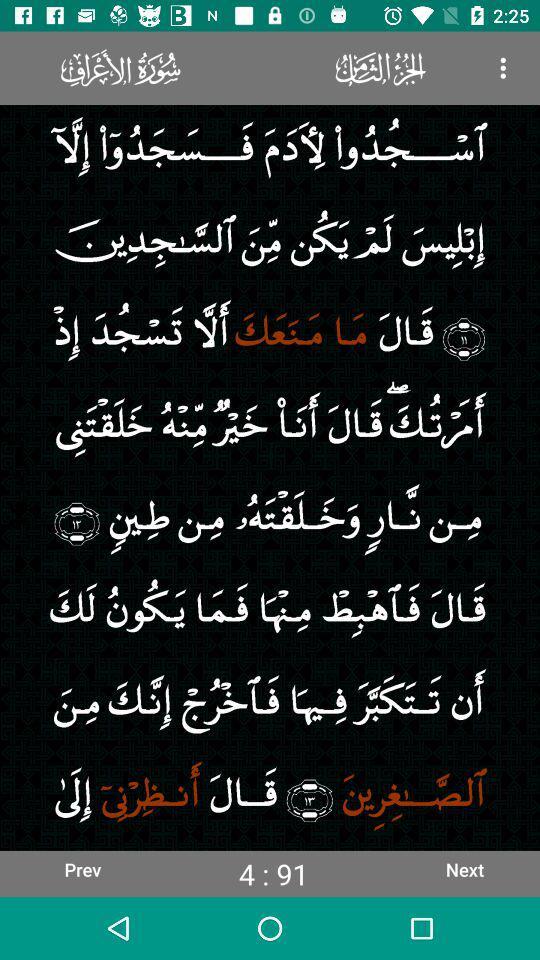 The height and width of the screenshot is (960, 540). I want to click on the item next to the 4 : 91, so click(81, 868).